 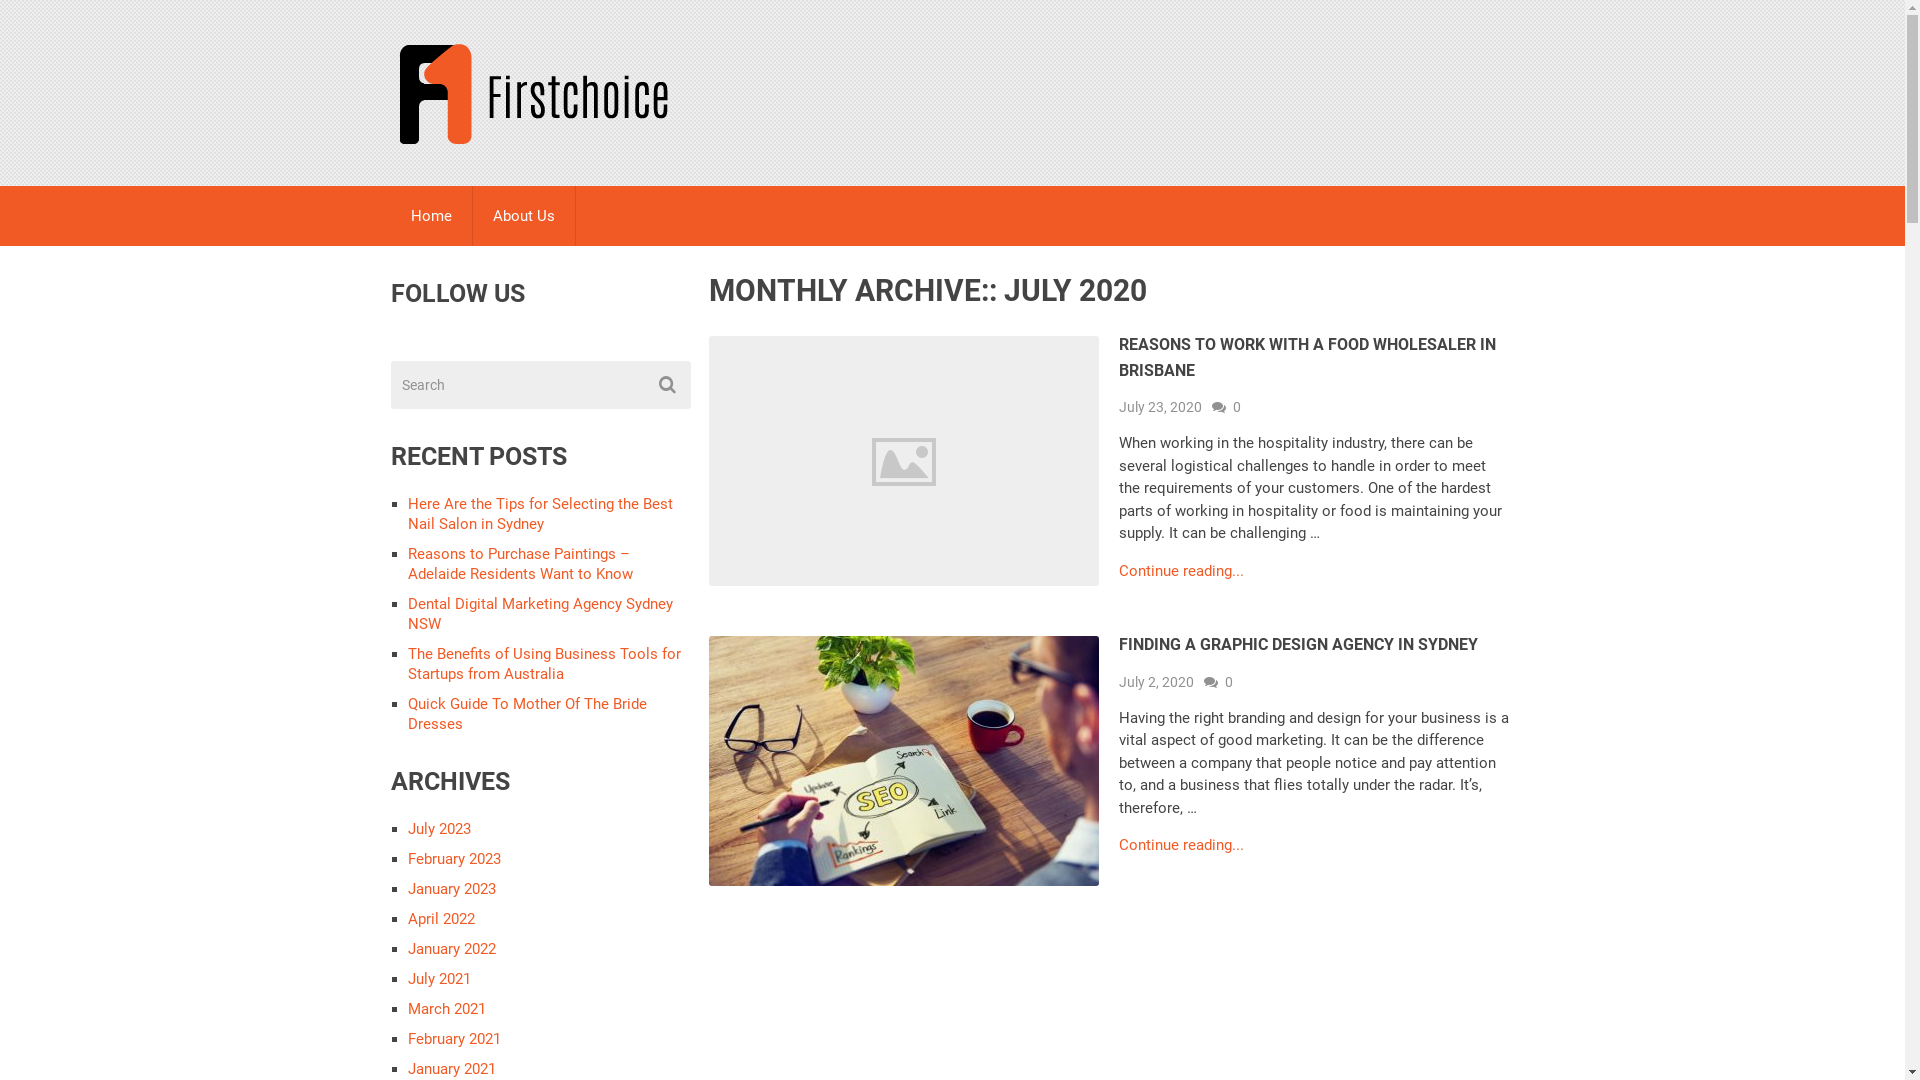 I want to click on 'Dental Digital Marketing Agency Sydney NSW', so click(x=540, y=612).